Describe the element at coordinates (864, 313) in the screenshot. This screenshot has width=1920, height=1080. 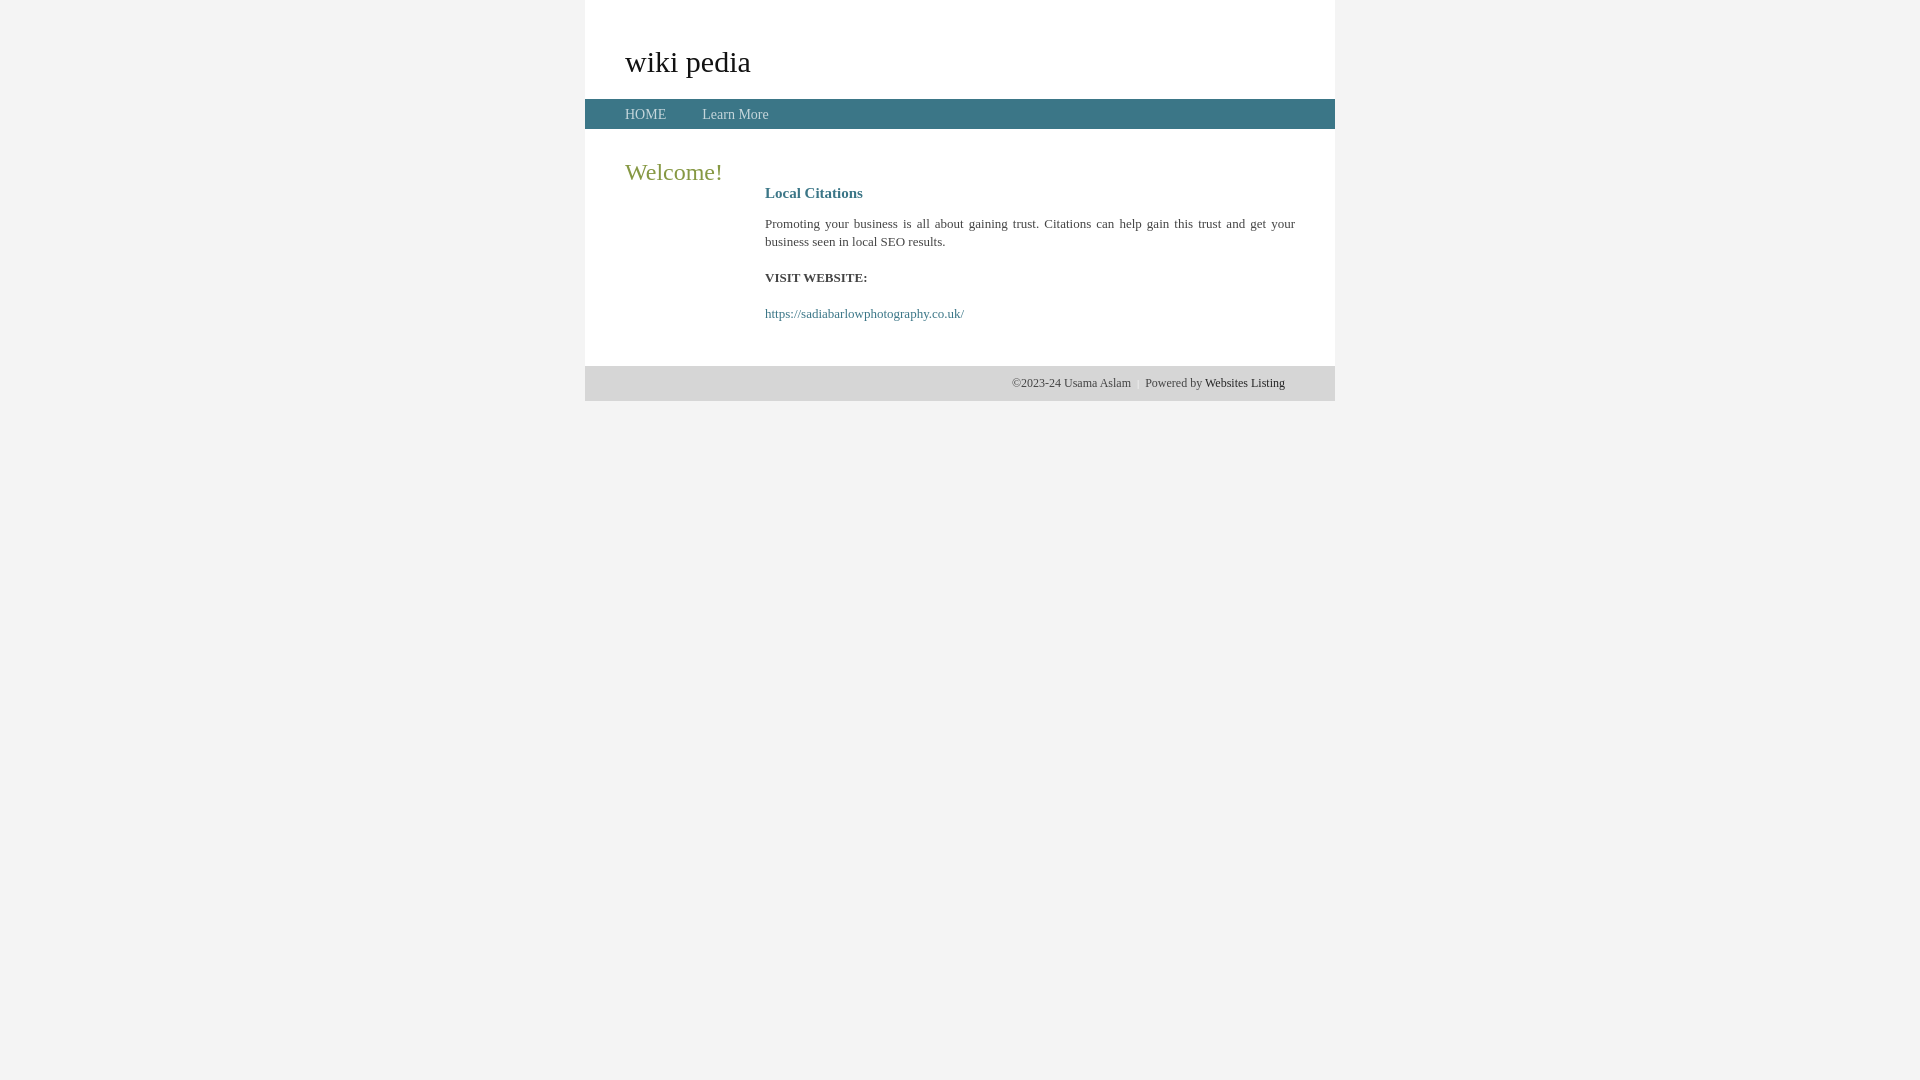
I see `'https://sadiabarlowphotography.co.uk/'` at that location.